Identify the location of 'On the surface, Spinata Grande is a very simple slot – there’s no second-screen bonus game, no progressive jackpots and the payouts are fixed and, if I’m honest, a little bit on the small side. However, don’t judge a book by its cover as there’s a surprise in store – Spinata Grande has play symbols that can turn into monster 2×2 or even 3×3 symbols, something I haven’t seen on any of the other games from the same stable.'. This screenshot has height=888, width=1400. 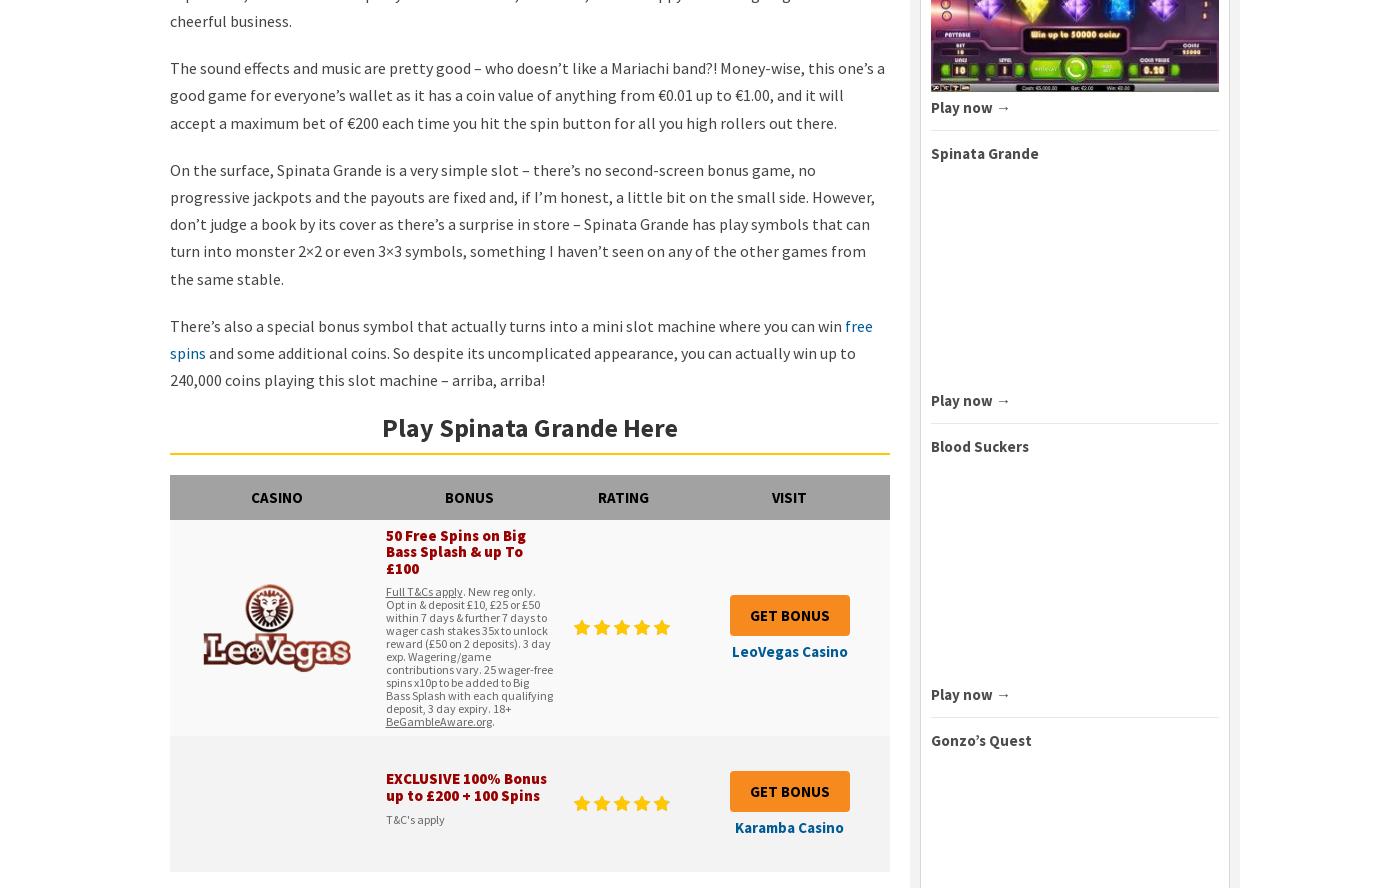
(522, 223).